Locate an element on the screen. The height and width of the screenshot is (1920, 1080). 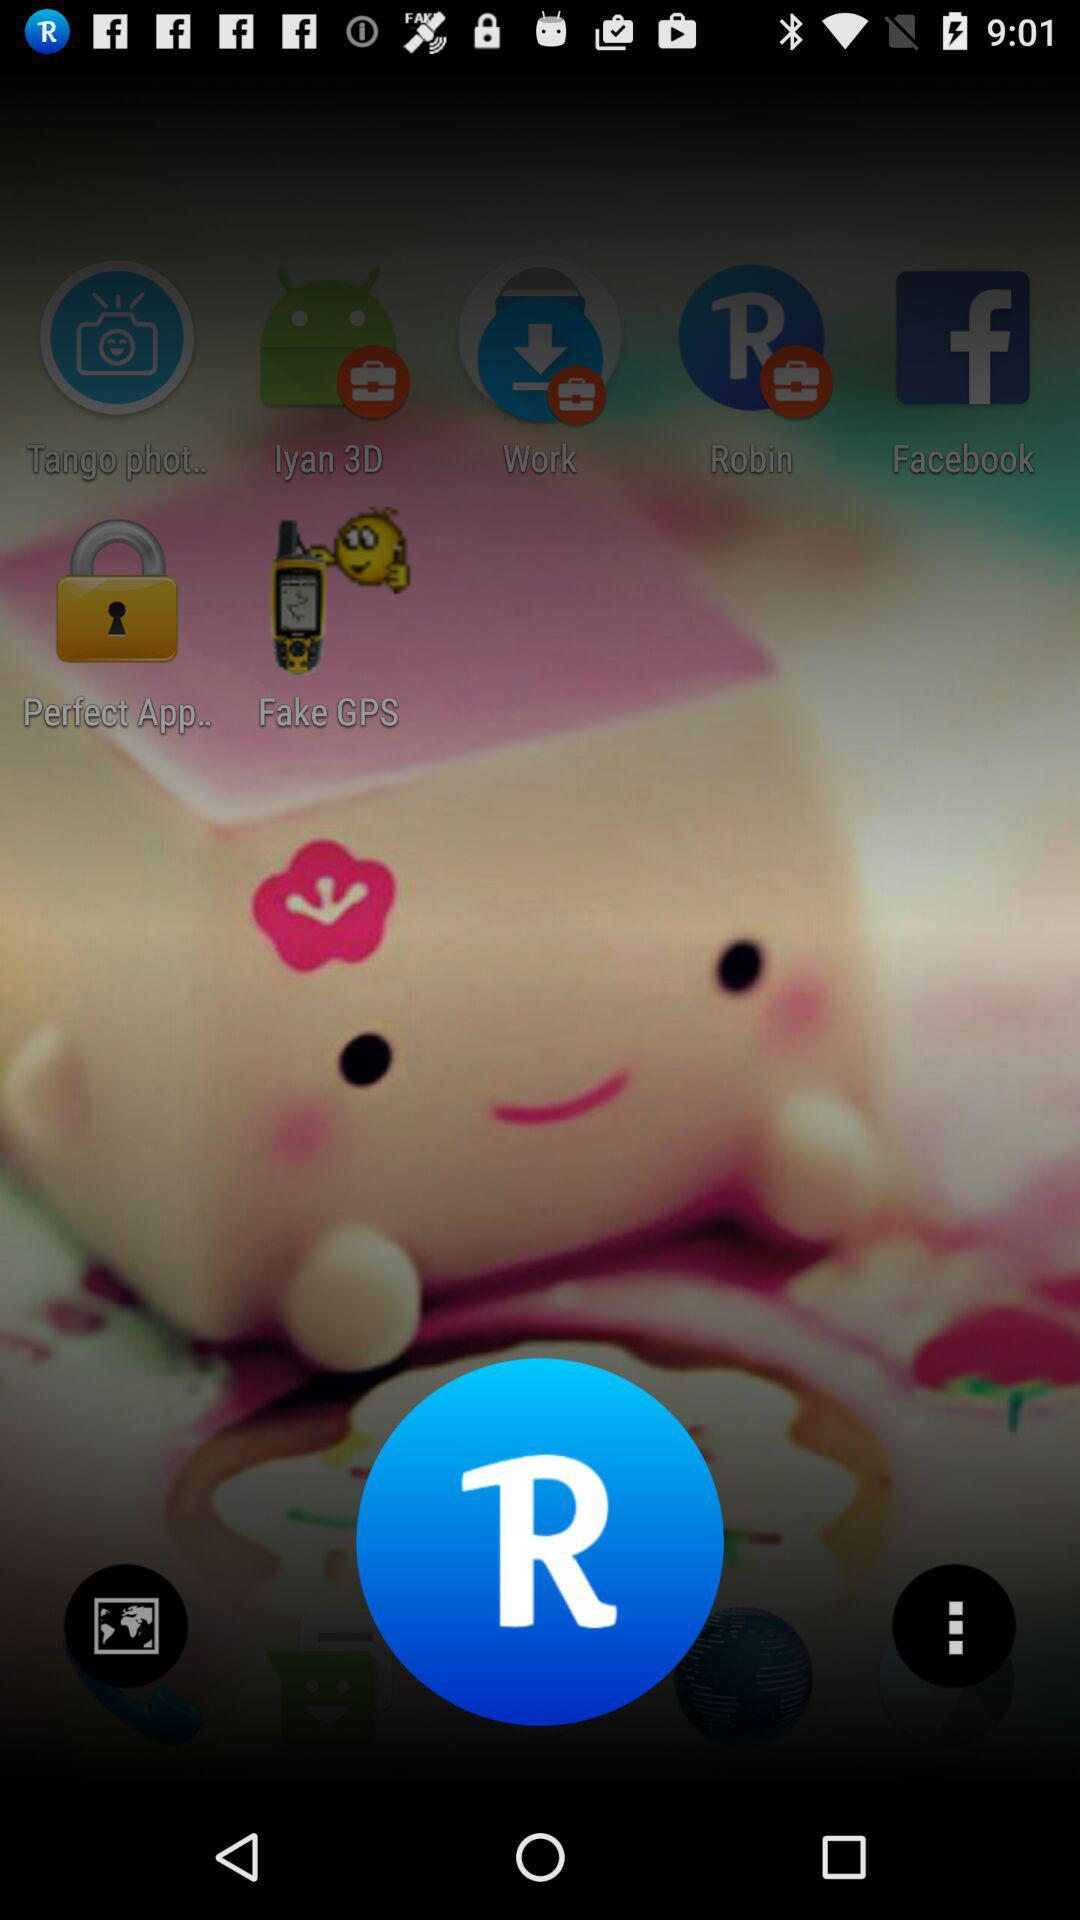
option is located at coordinates (952, 1626).